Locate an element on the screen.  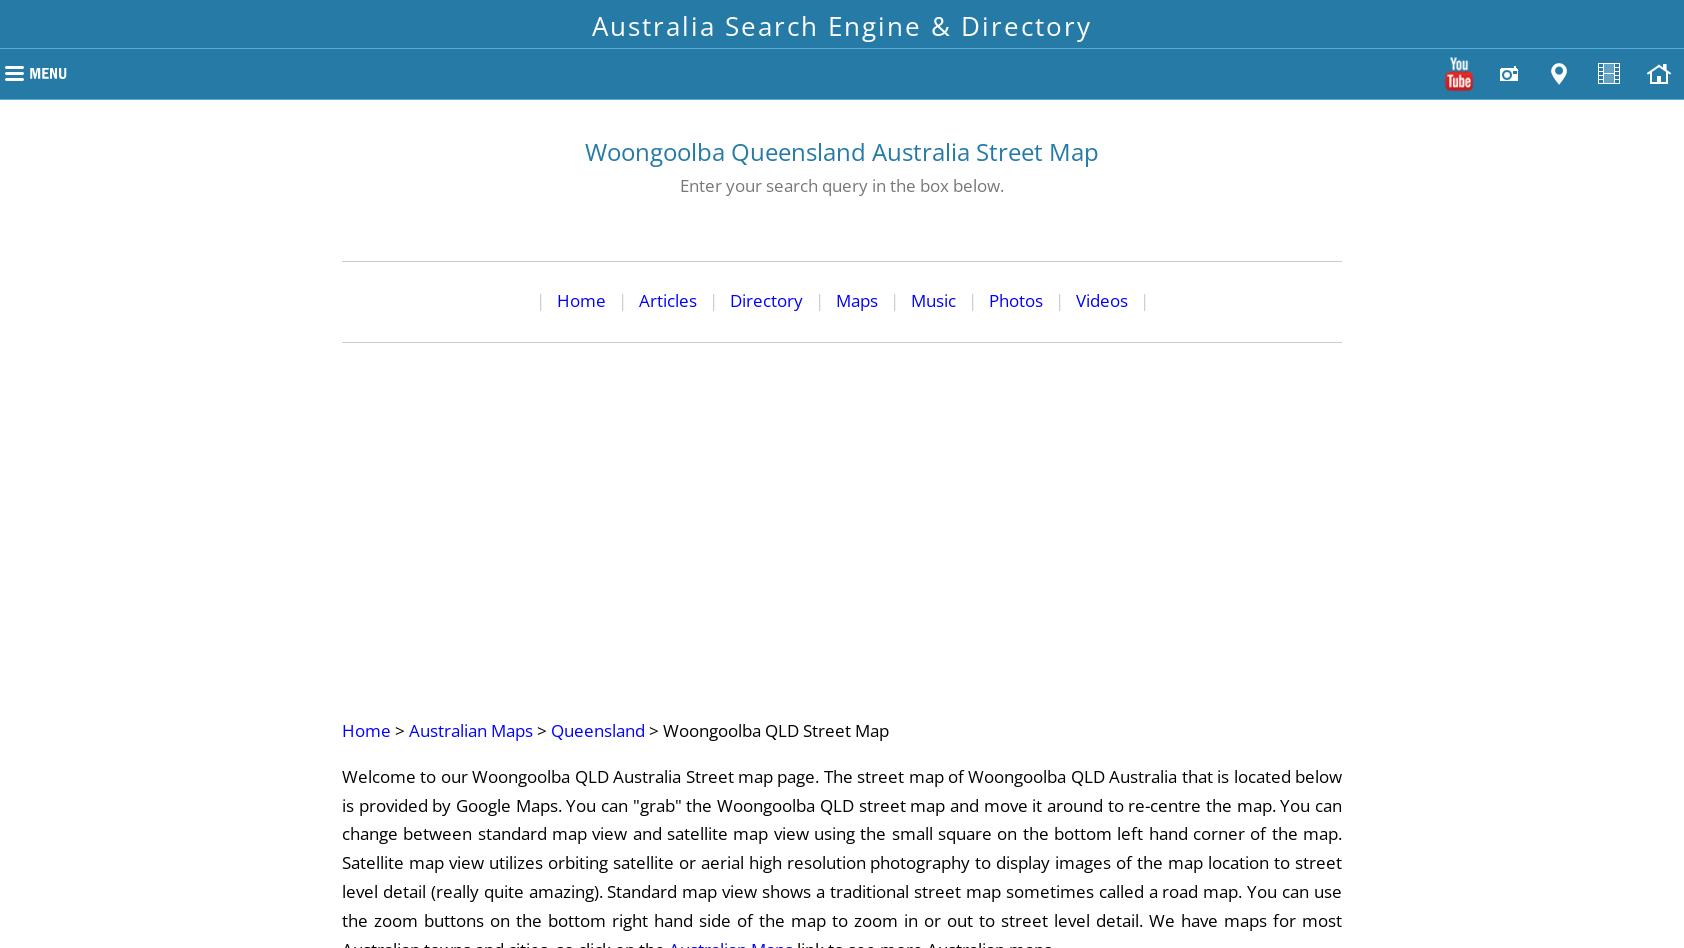
'Maps' is located at coordinates (854, 299).